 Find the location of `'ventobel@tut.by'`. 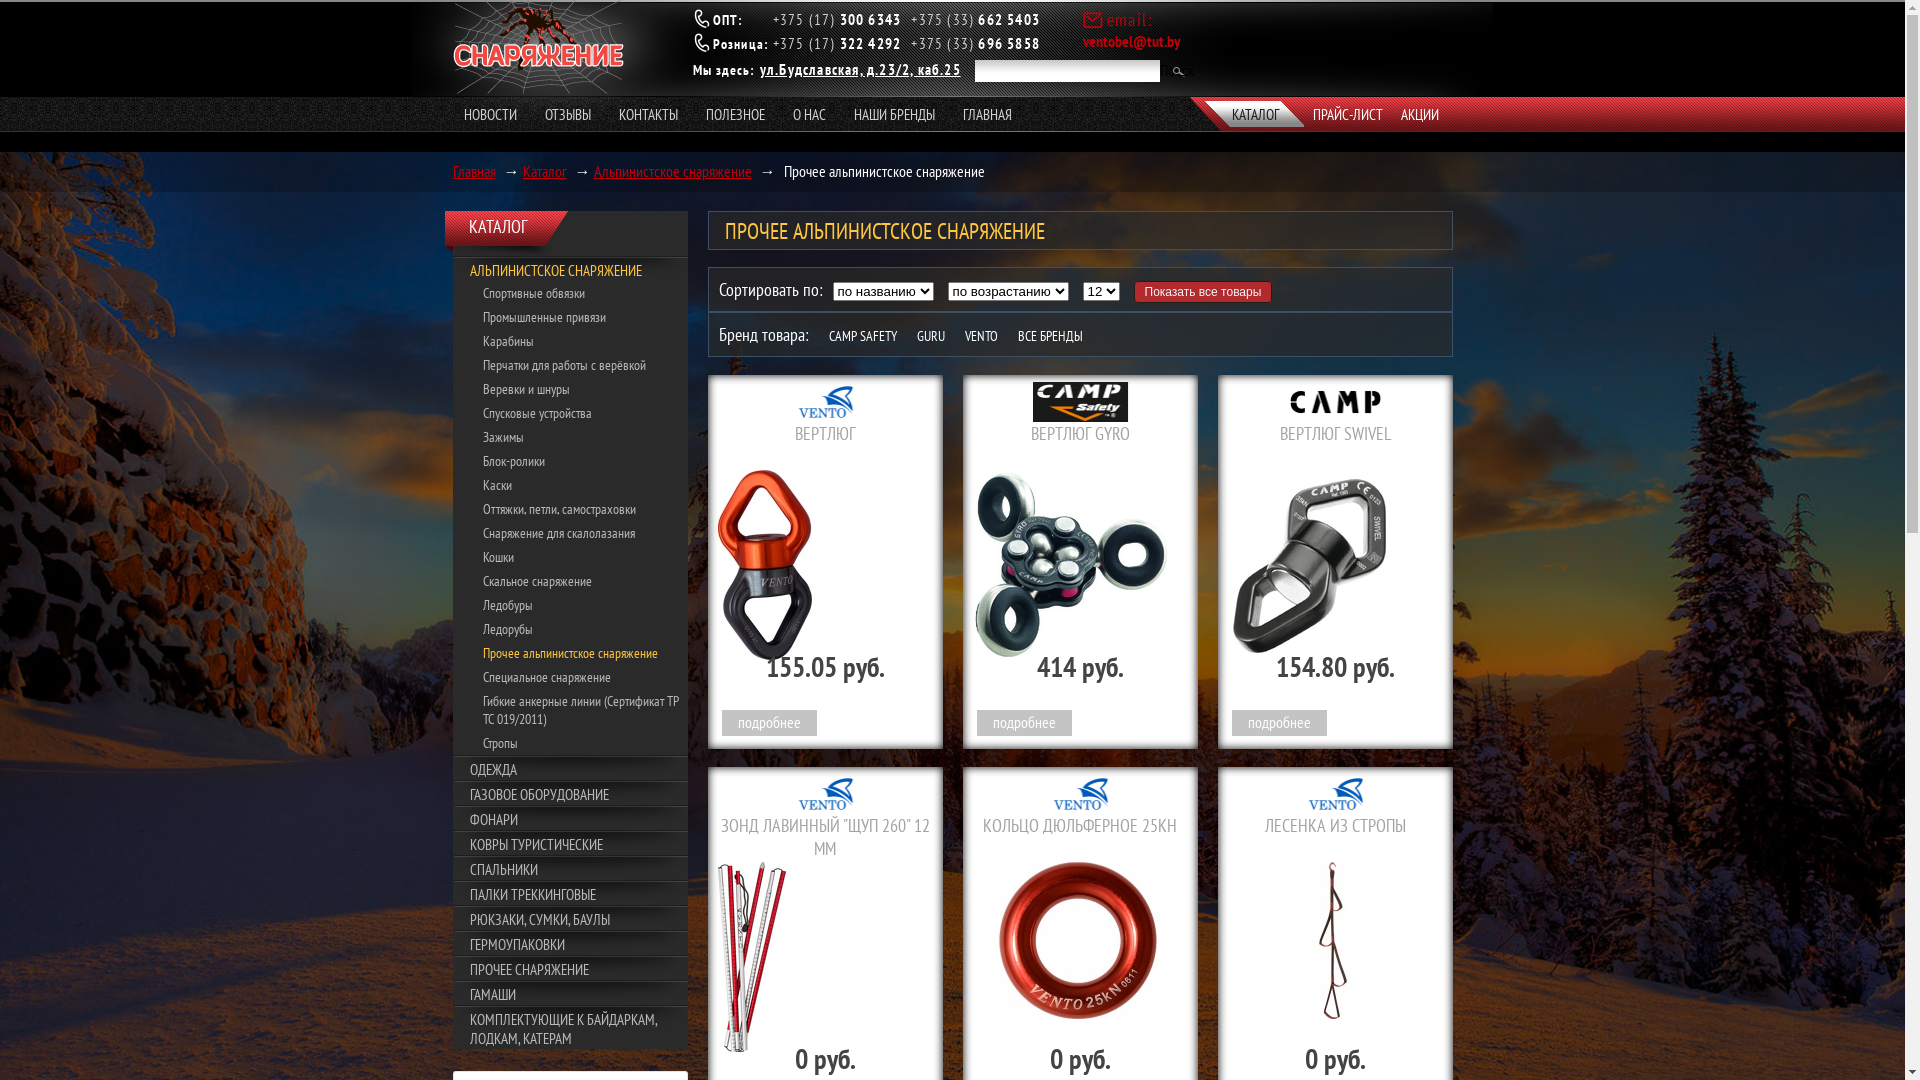

'ventobel@tut.by' is located at coordinates (1130, 41).